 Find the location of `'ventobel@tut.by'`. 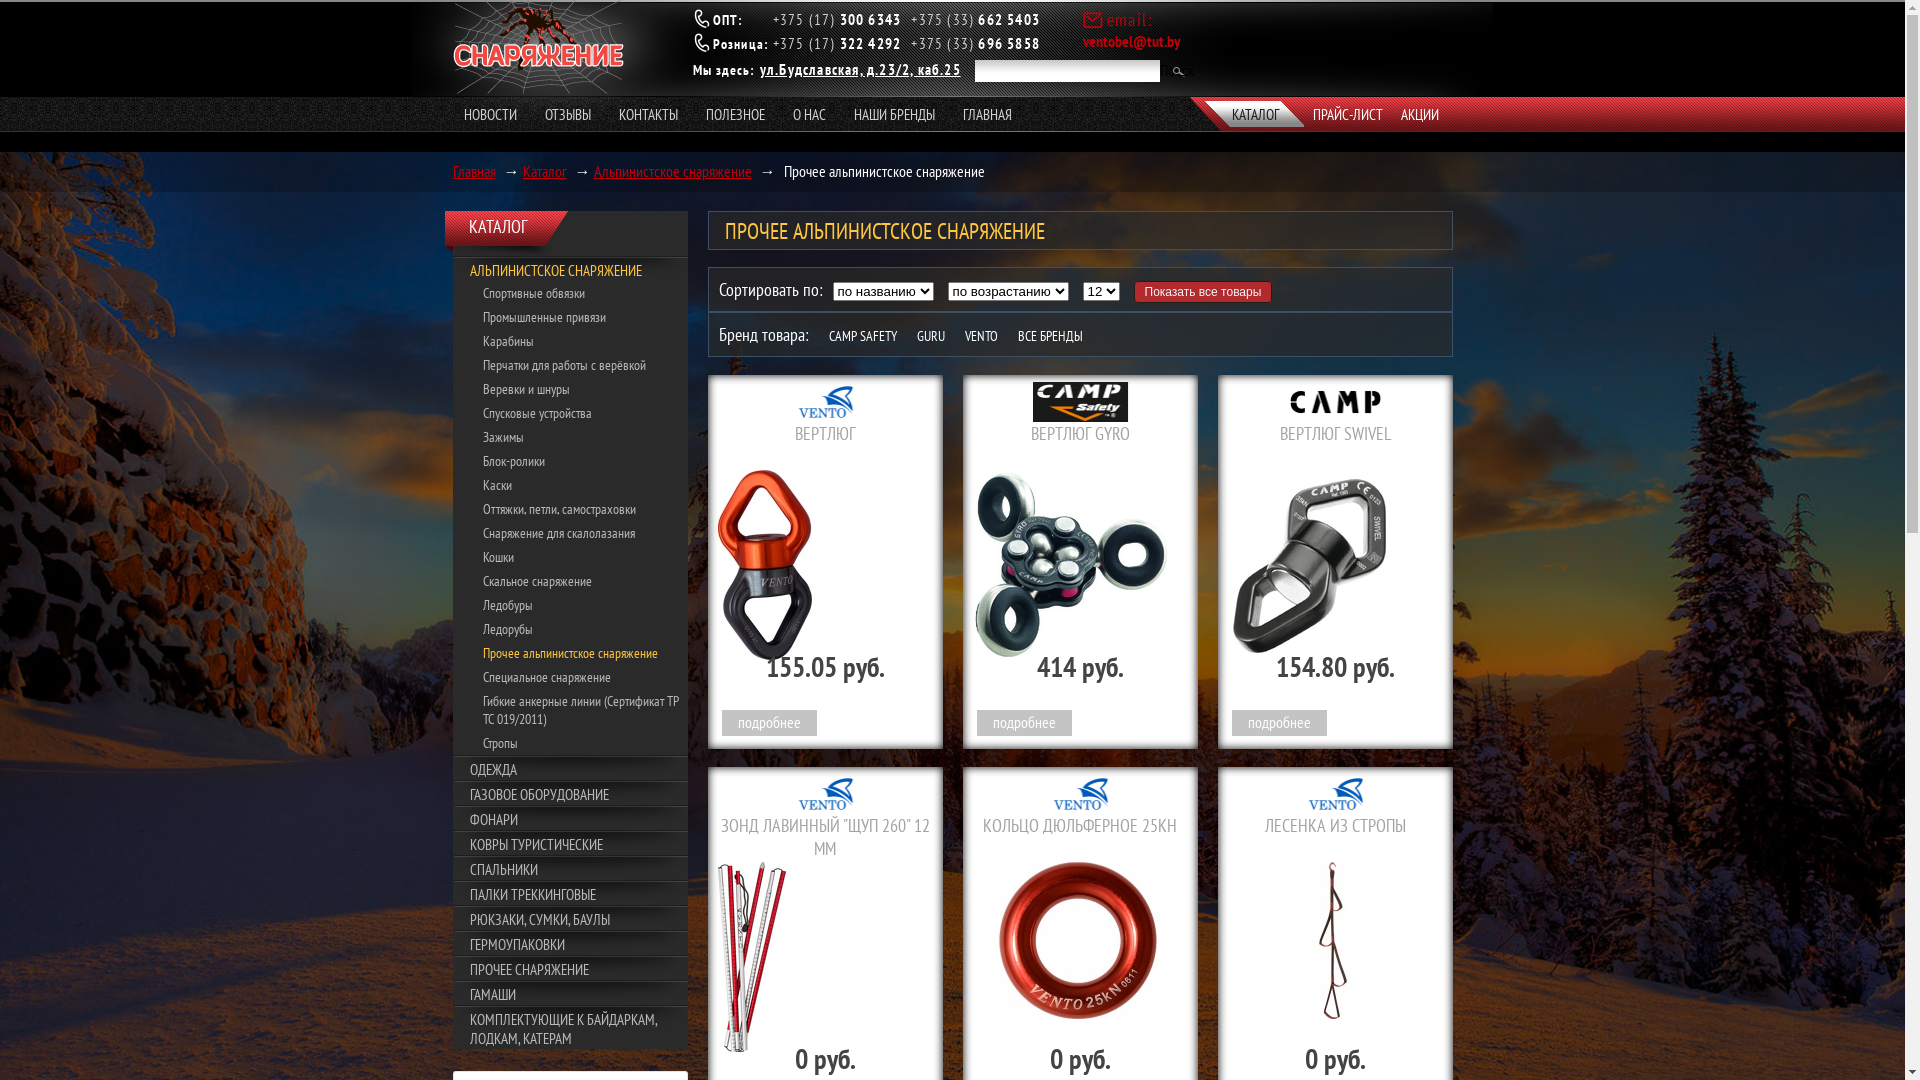

'ventobel@tut.by' is located at coordinates (1130, 41).